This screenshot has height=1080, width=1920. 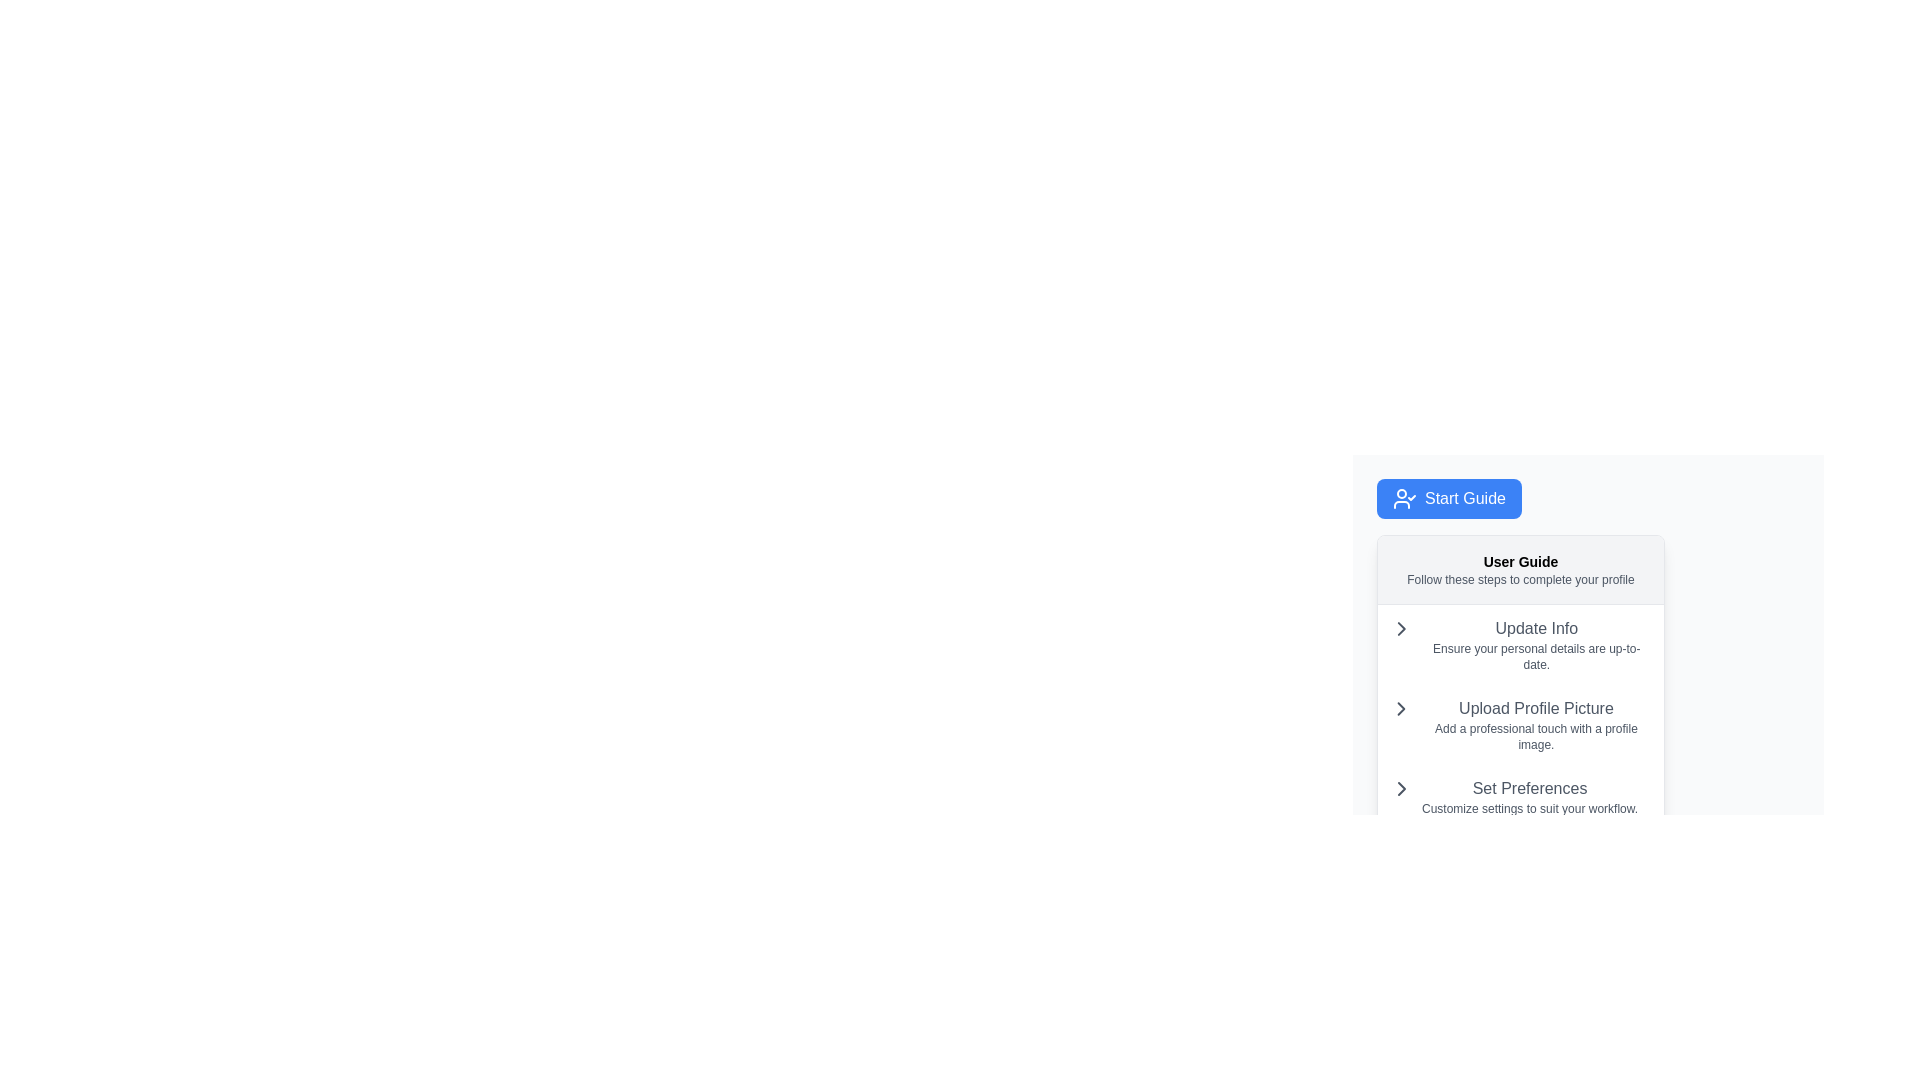 What do you see at coordinates (1535, 627) in the screenshot?
I see `the Text label that serves as a title or heading within the list, positioned fourth from the top and immediately below 'Start Guide.'` at bounding box center [1535, 627].